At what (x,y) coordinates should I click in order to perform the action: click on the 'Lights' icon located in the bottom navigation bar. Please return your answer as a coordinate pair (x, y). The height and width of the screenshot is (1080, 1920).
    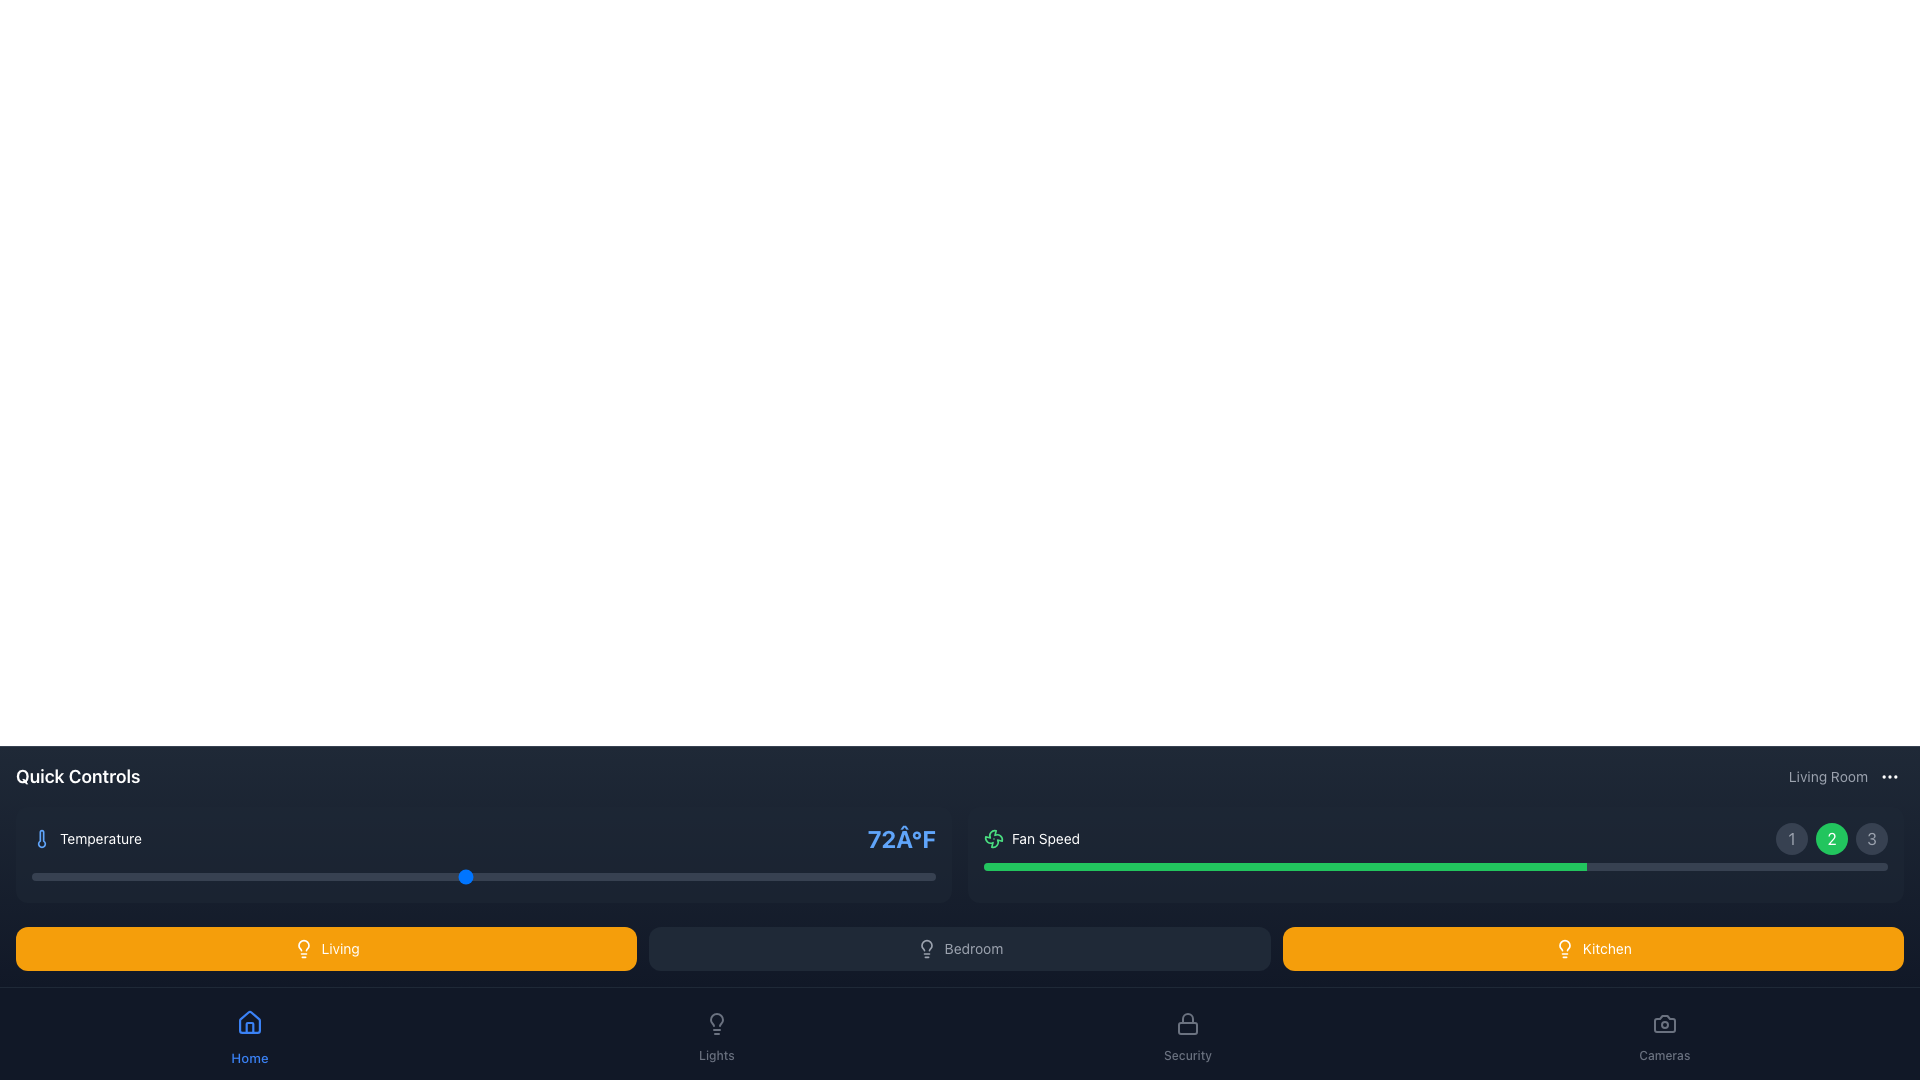
    Looking at the image, I should click on (716, 1023).